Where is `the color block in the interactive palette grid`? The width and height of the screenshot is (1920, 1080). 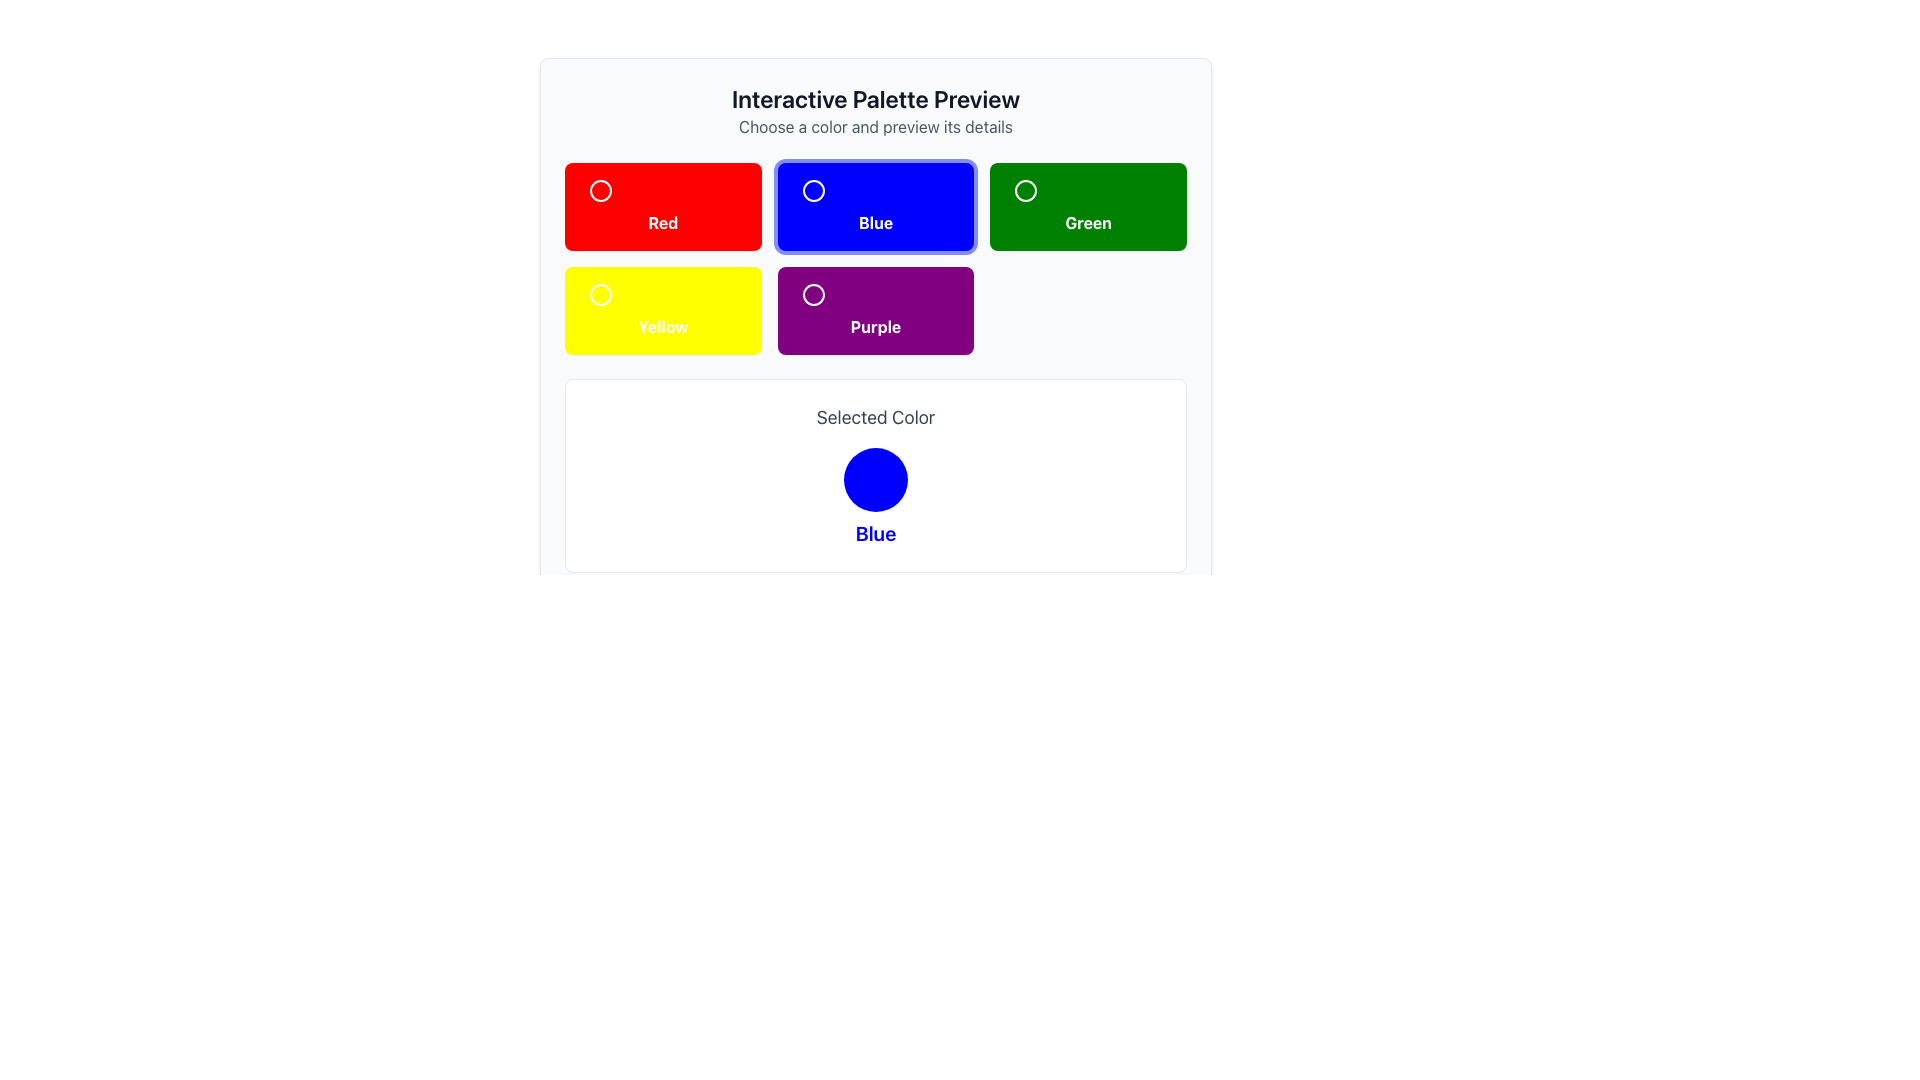
the color block in the interactive palette grid is located at coordinates (875, 257).